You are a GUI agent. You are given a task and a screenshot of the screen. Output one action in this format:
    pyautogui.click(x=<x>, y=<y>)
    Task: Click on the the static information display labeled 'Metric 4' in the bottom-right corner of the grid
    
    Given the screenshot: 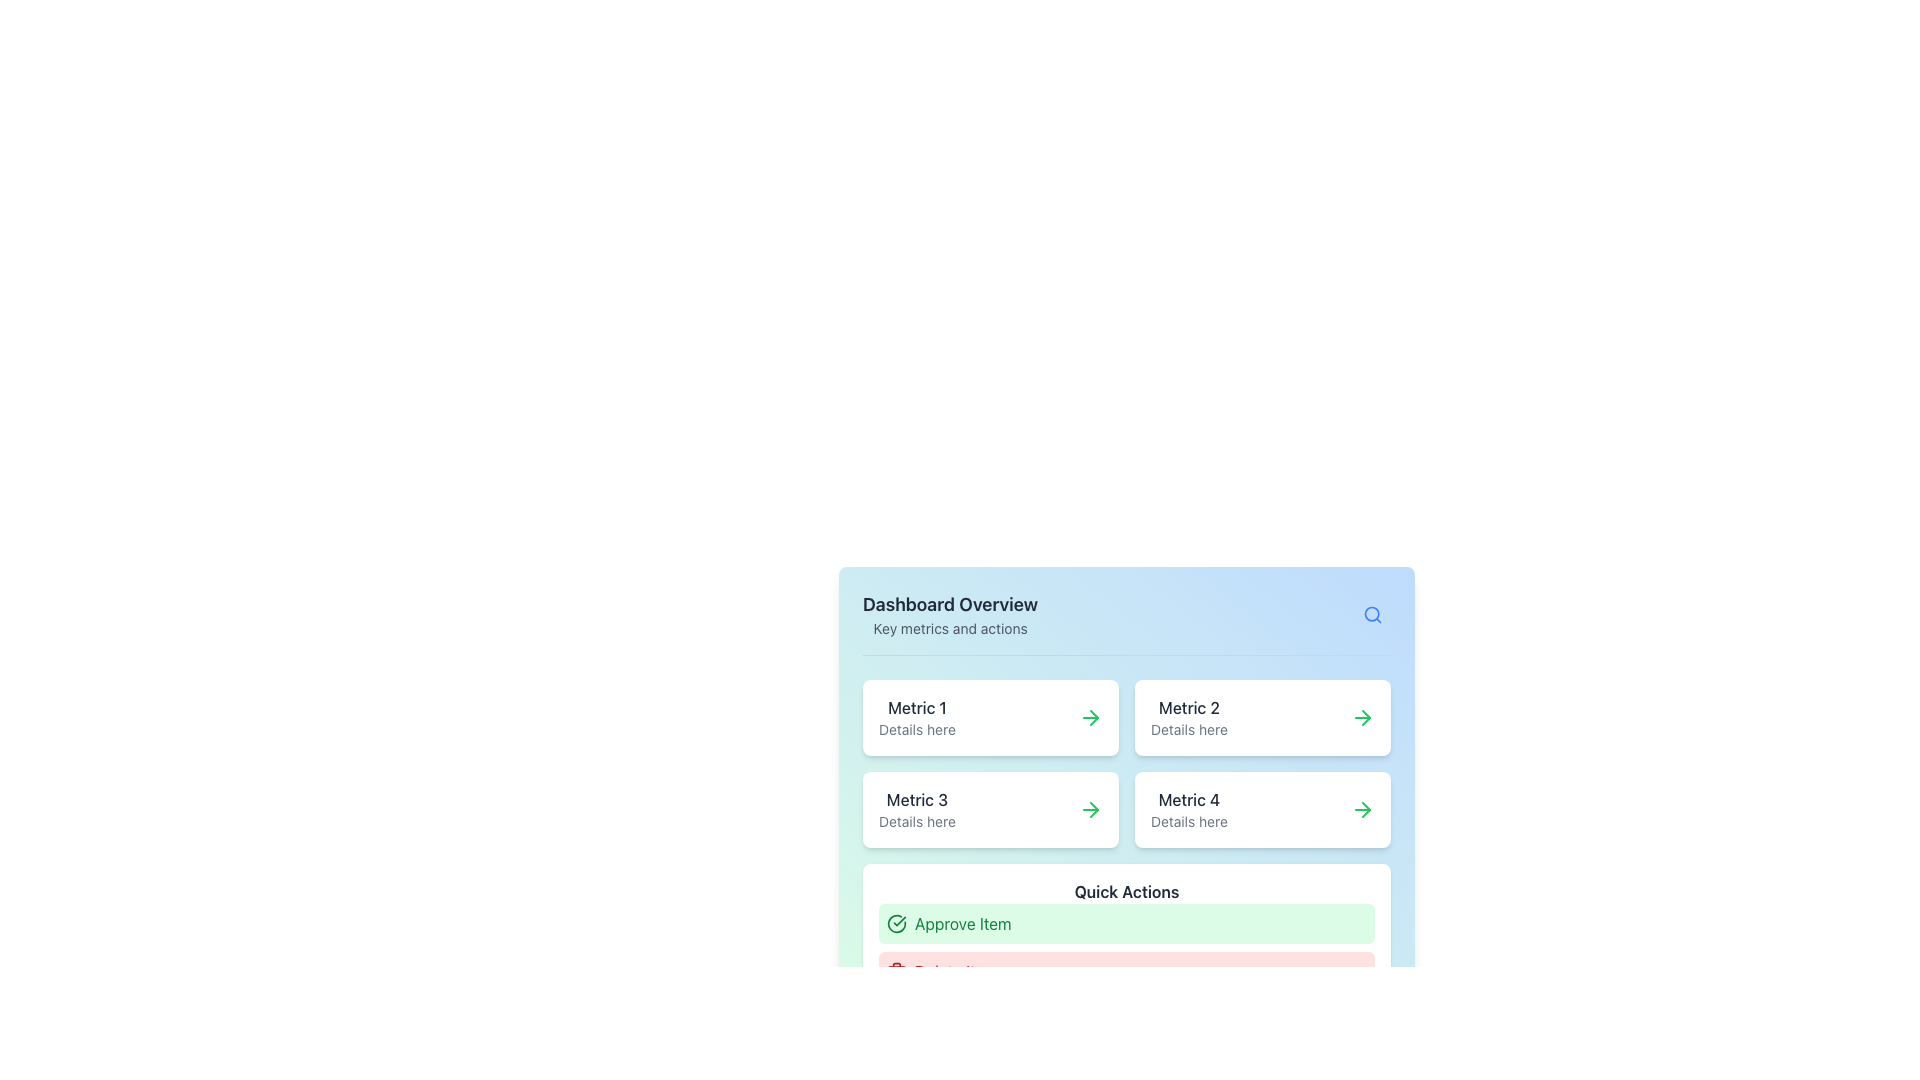 What is the action you would take?
    pyautogui.click(x=1189, y=810)
    